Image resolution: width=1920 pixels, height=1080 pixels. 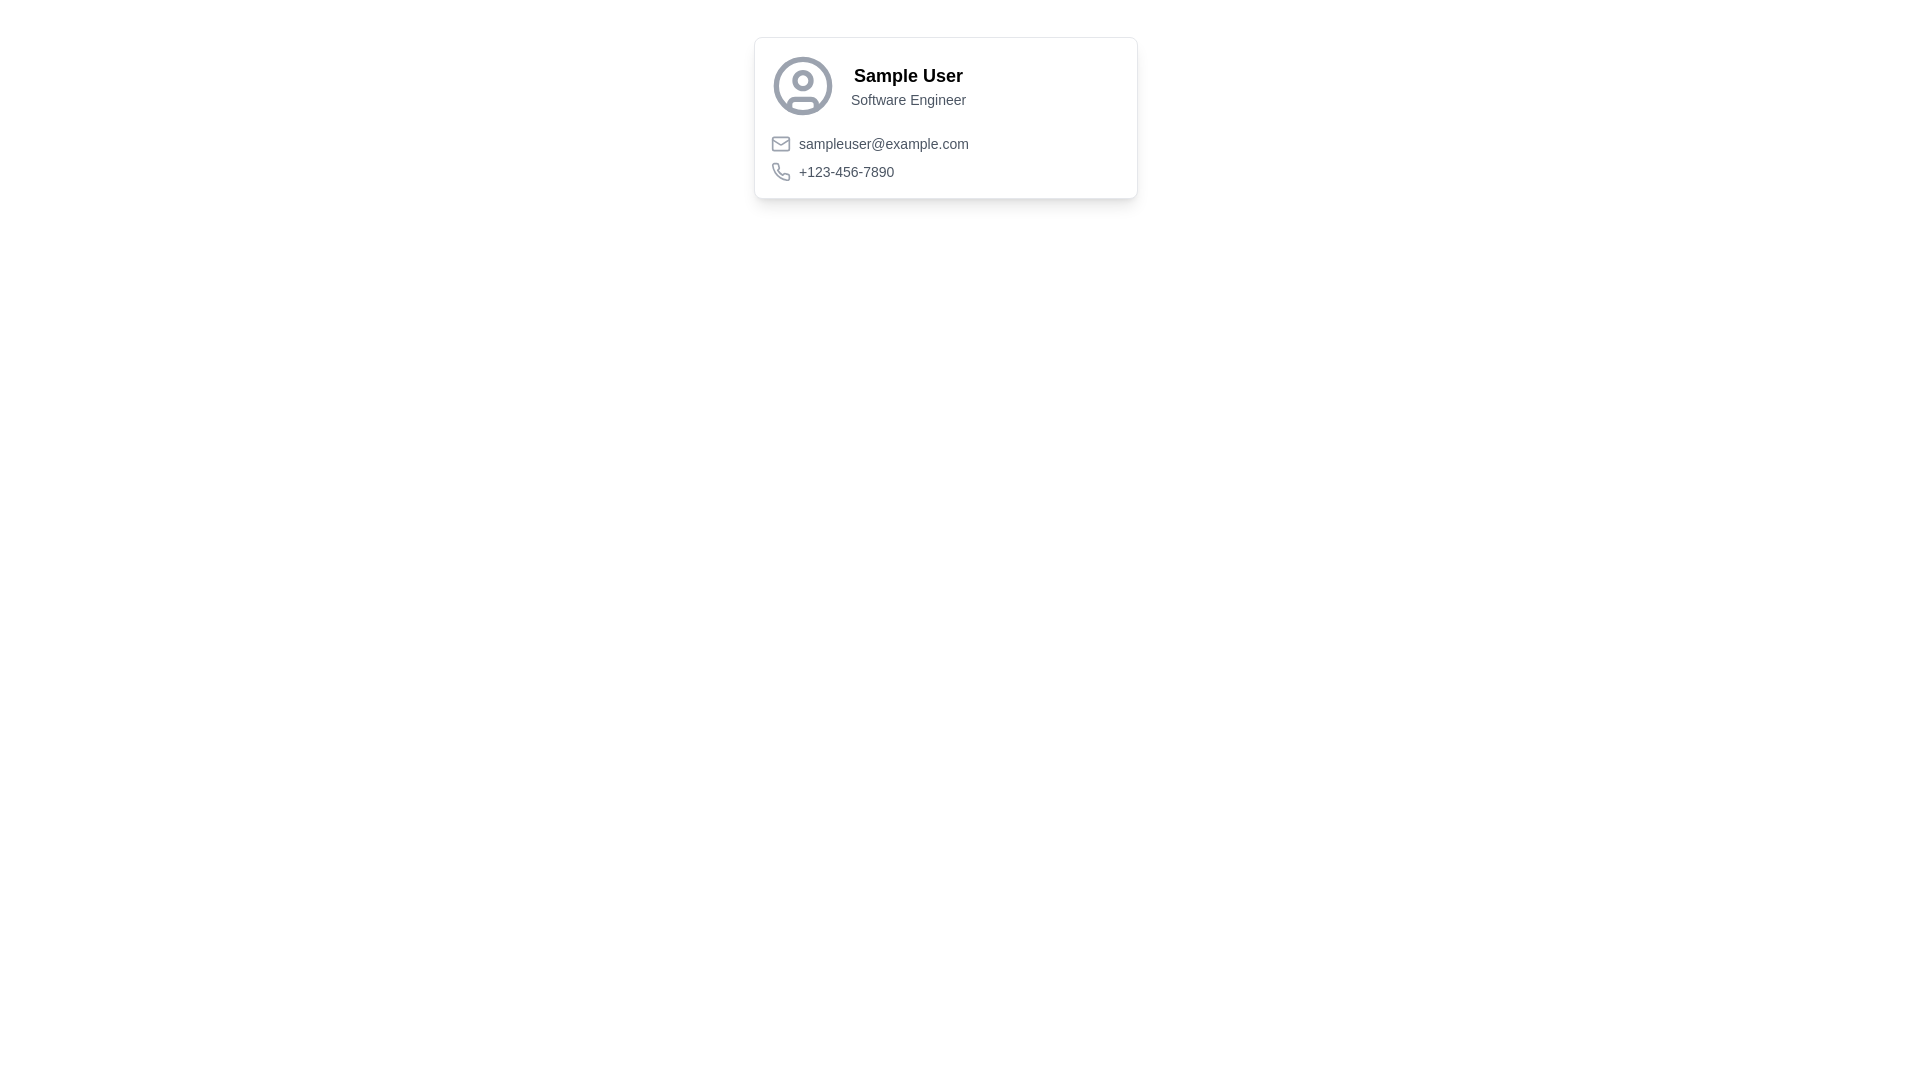 I want to click on the decorative boundary SVG circle of the user profile icon located at the top-left corner of the user card for 'Sample User', so click(x=802, y=84).